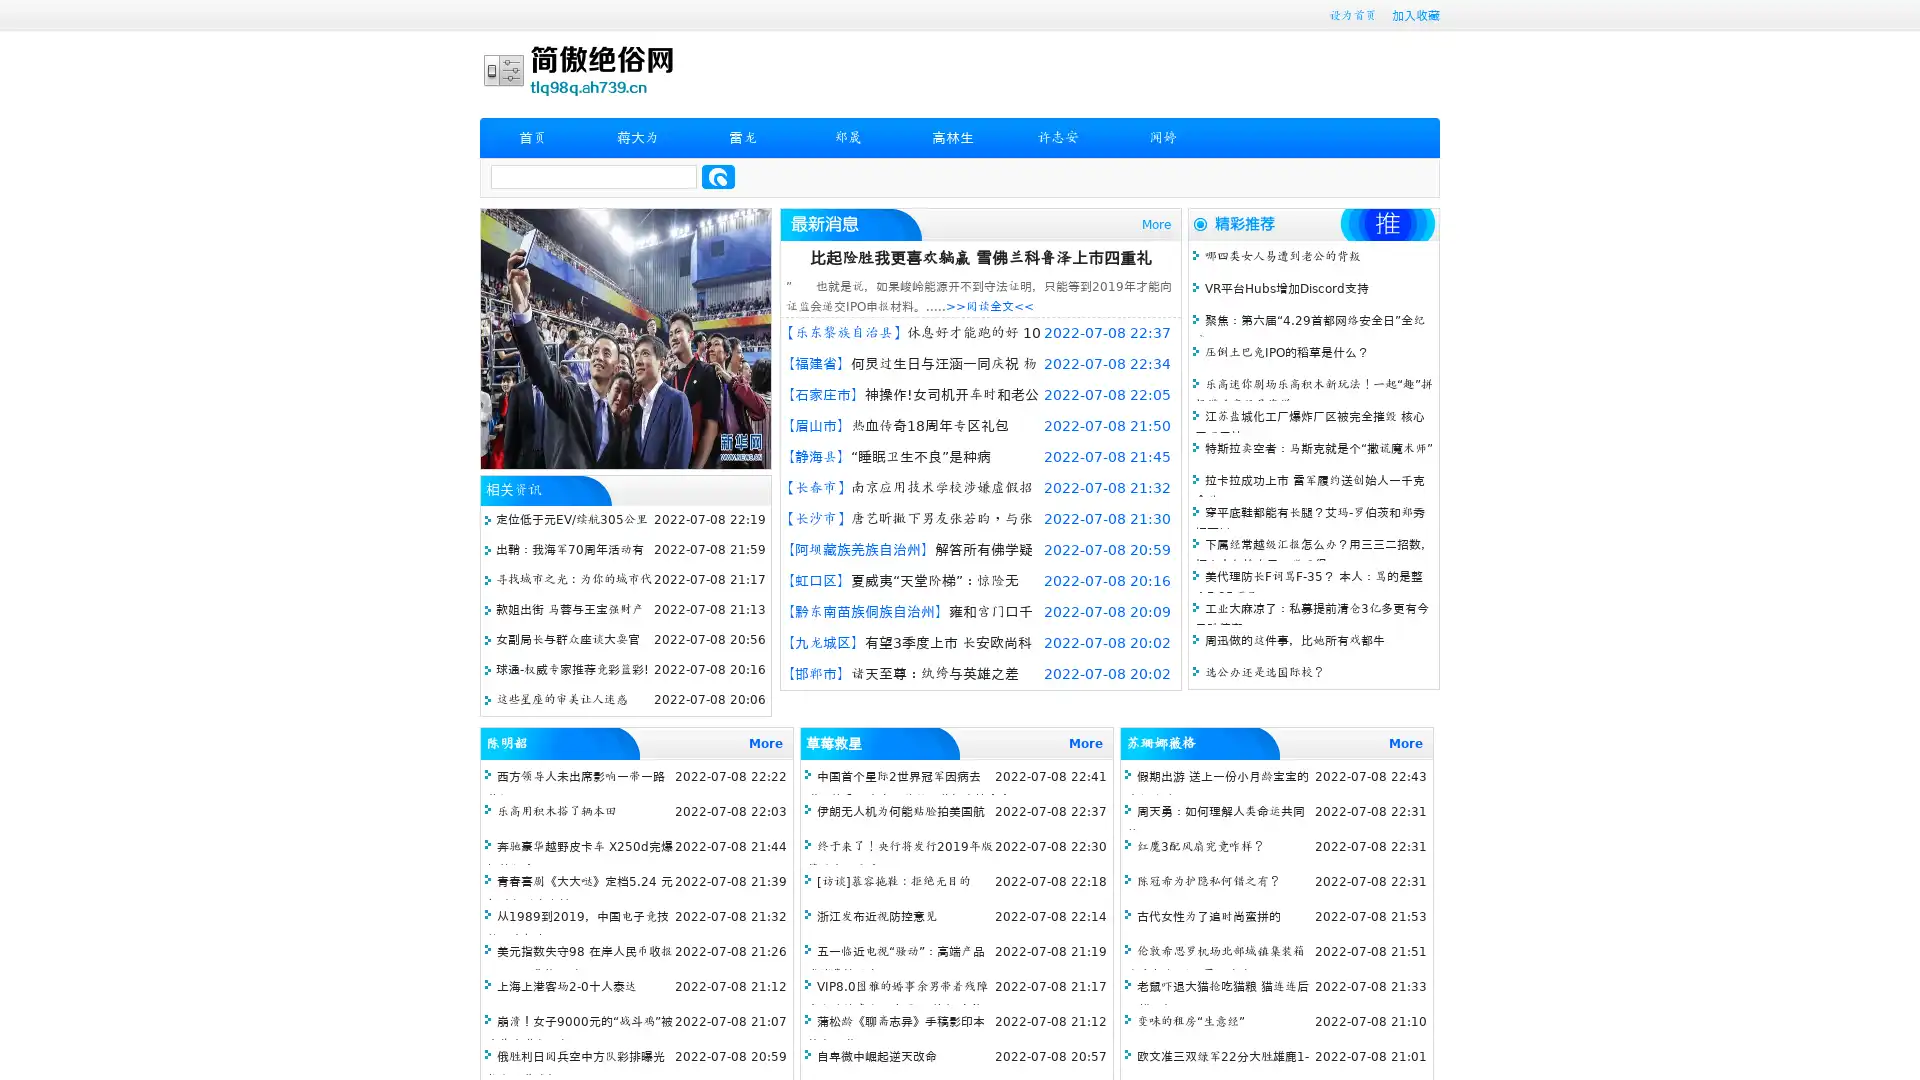 Image resolution: width=1920 pixels, height=1080 pixels. What do you see at coordinates (718, 176) in the screenshot?
I see `Search` at bounding box center [718, 176].